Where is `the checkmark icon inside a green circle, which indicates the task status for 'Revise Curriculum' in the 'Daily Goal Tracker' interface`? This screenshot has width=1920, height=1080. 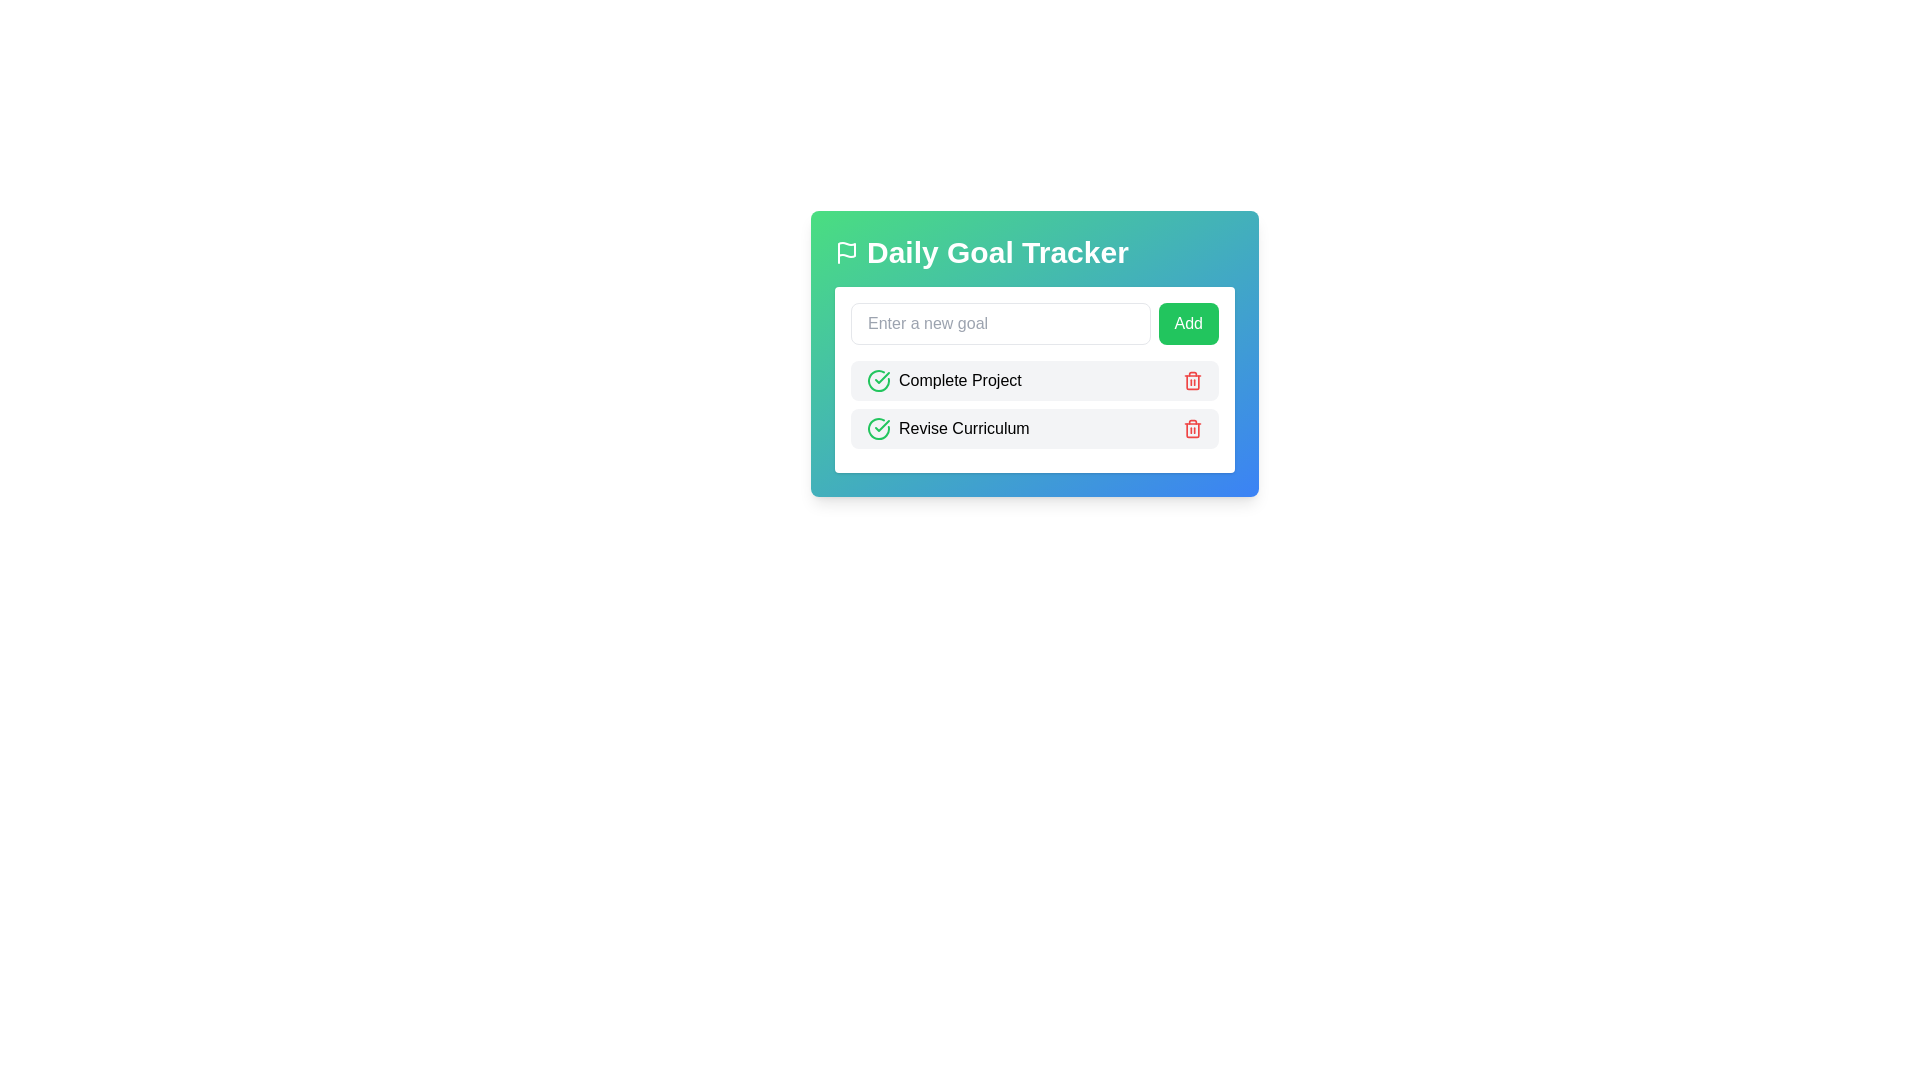 the checkmark icon inside a green circle, which indicates the task status for 'Revise Curriculum' in the 'Daily Goal Tracker' interface is located at coordinates (878, 381).